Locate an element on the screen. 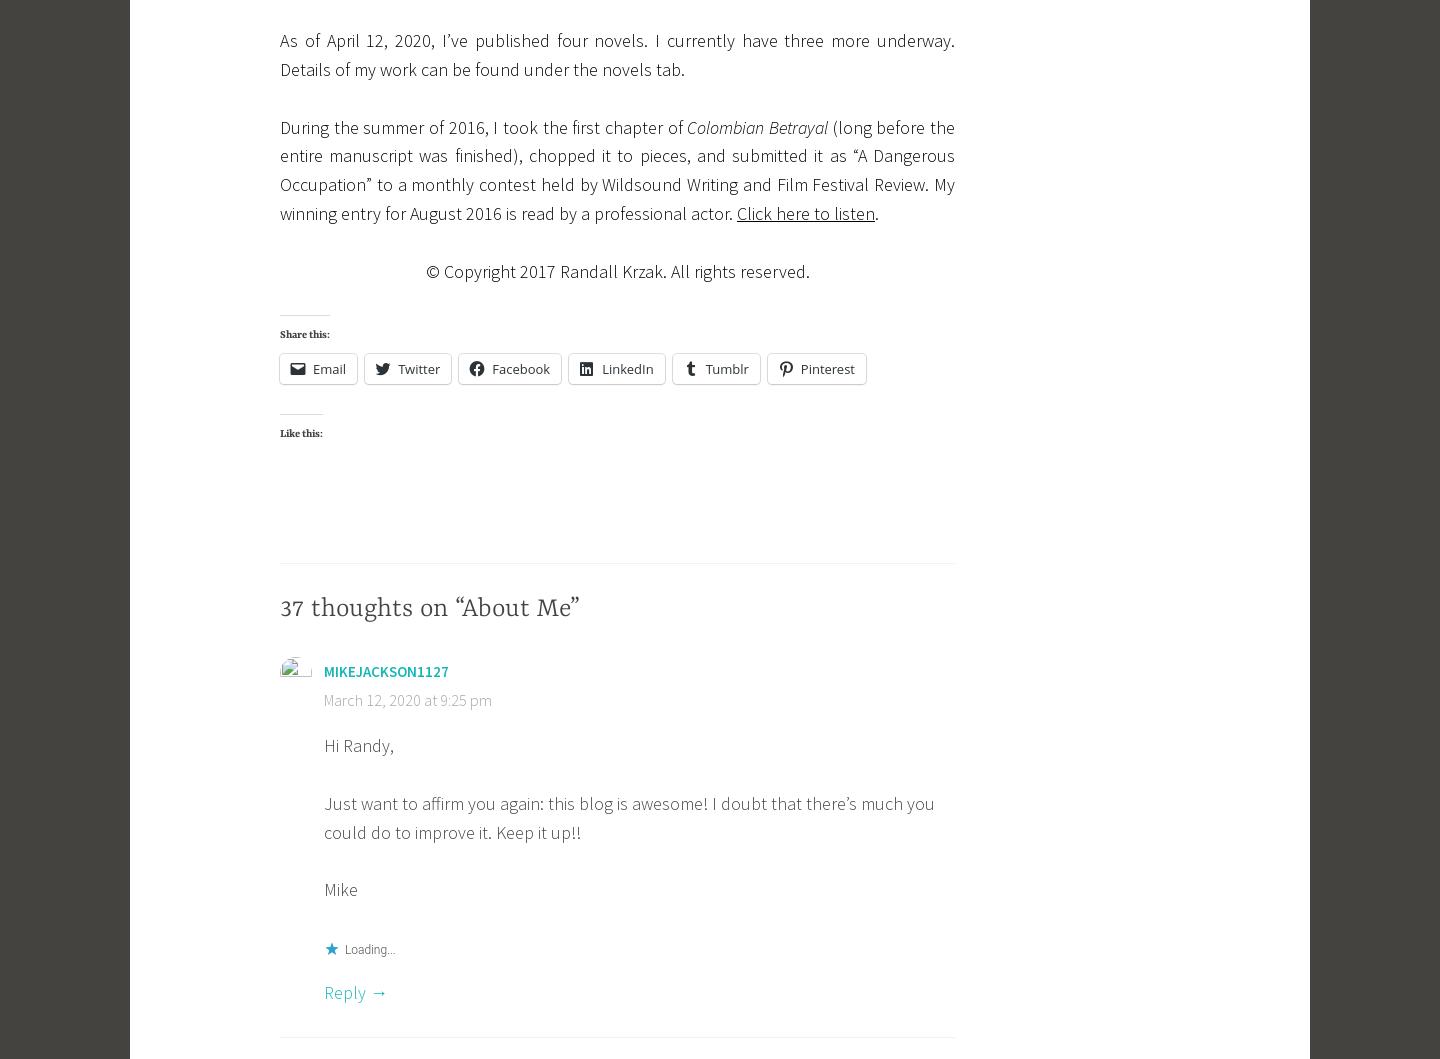 The image size is (1440, 1059). 'Hi Randy,' is located at coordinates (358, 744).